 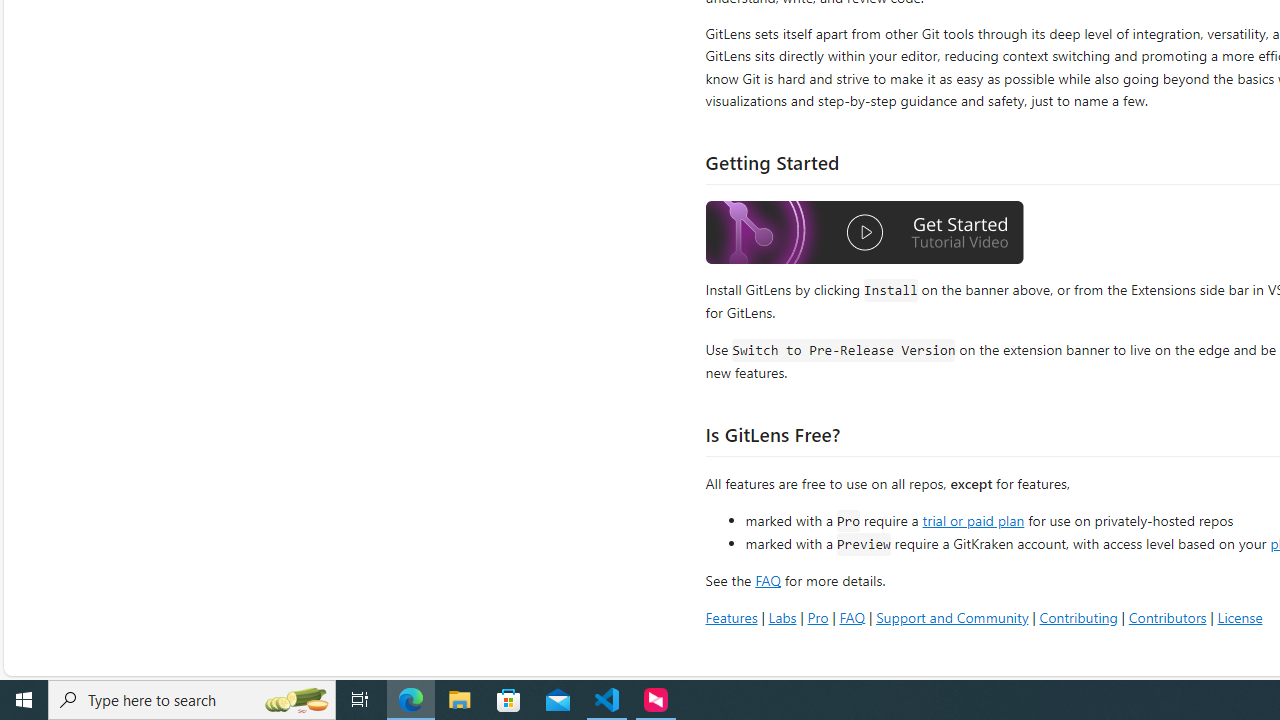 What do you see at coordinates (1077, 616) in the screenshot?
I see `'Contributing'` at bounding box center [1077, 616].